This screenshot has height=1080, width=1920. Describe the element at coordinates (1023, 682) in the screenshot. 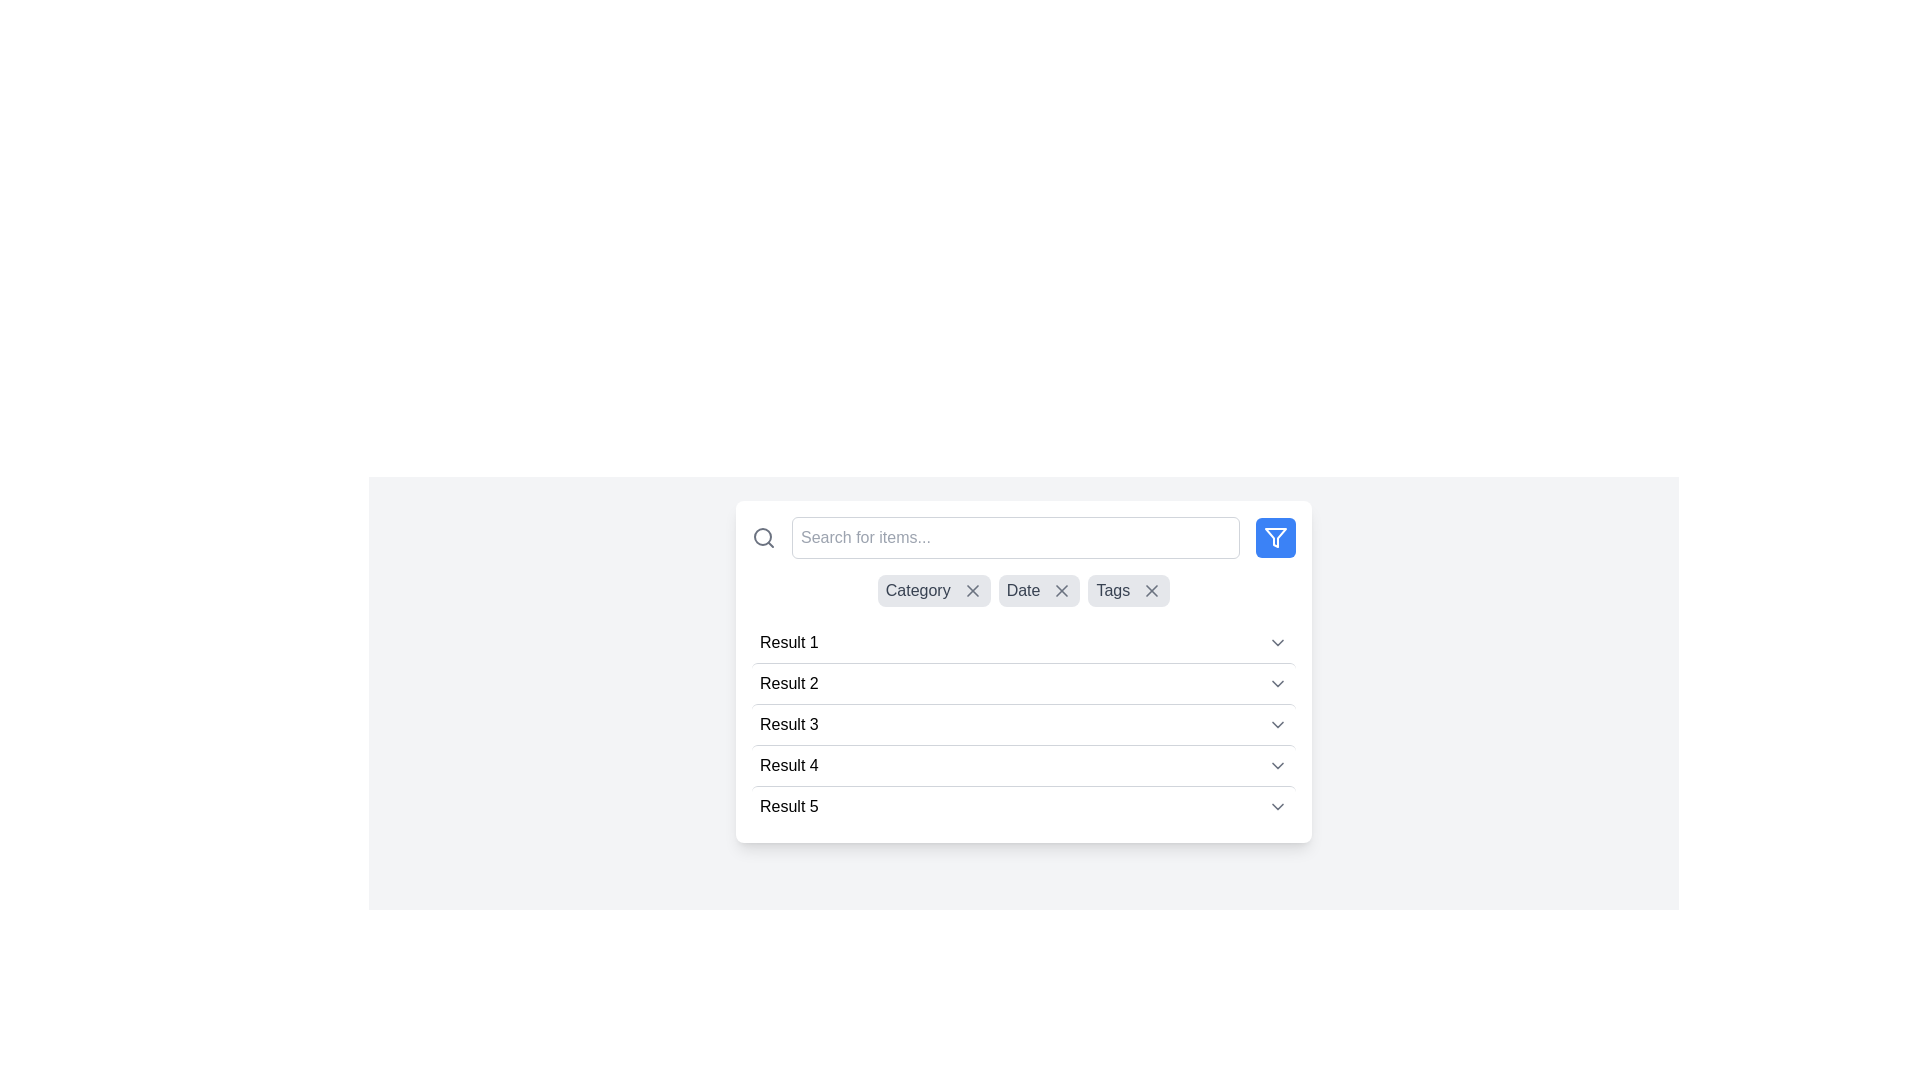

I see `the list item labeled 'Result 2' which is the second item in a vertically scrollable panel of results` at that location.